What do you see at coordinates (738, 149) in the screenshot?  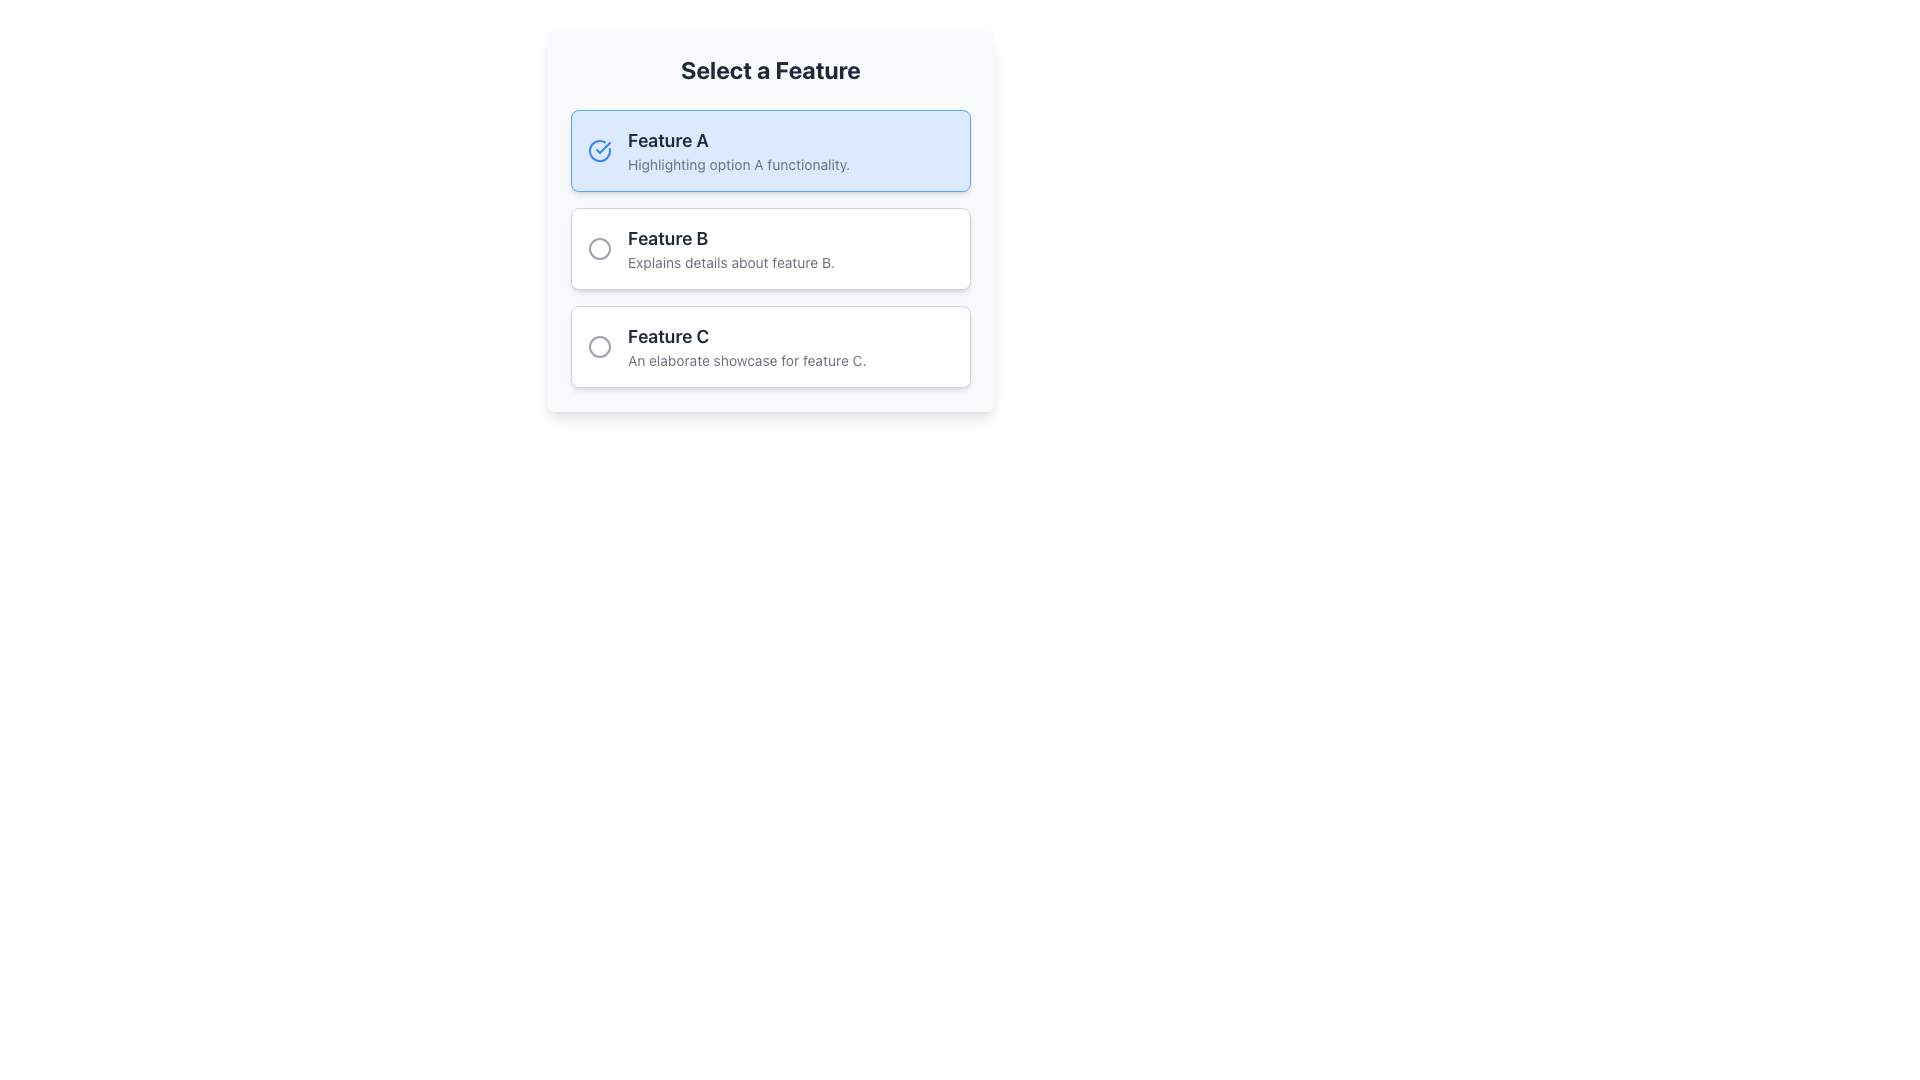 I see `to select the list item containing 'Feature A' with its description 'Highlighting option A functionality.'` at bounding box center [738, 149].